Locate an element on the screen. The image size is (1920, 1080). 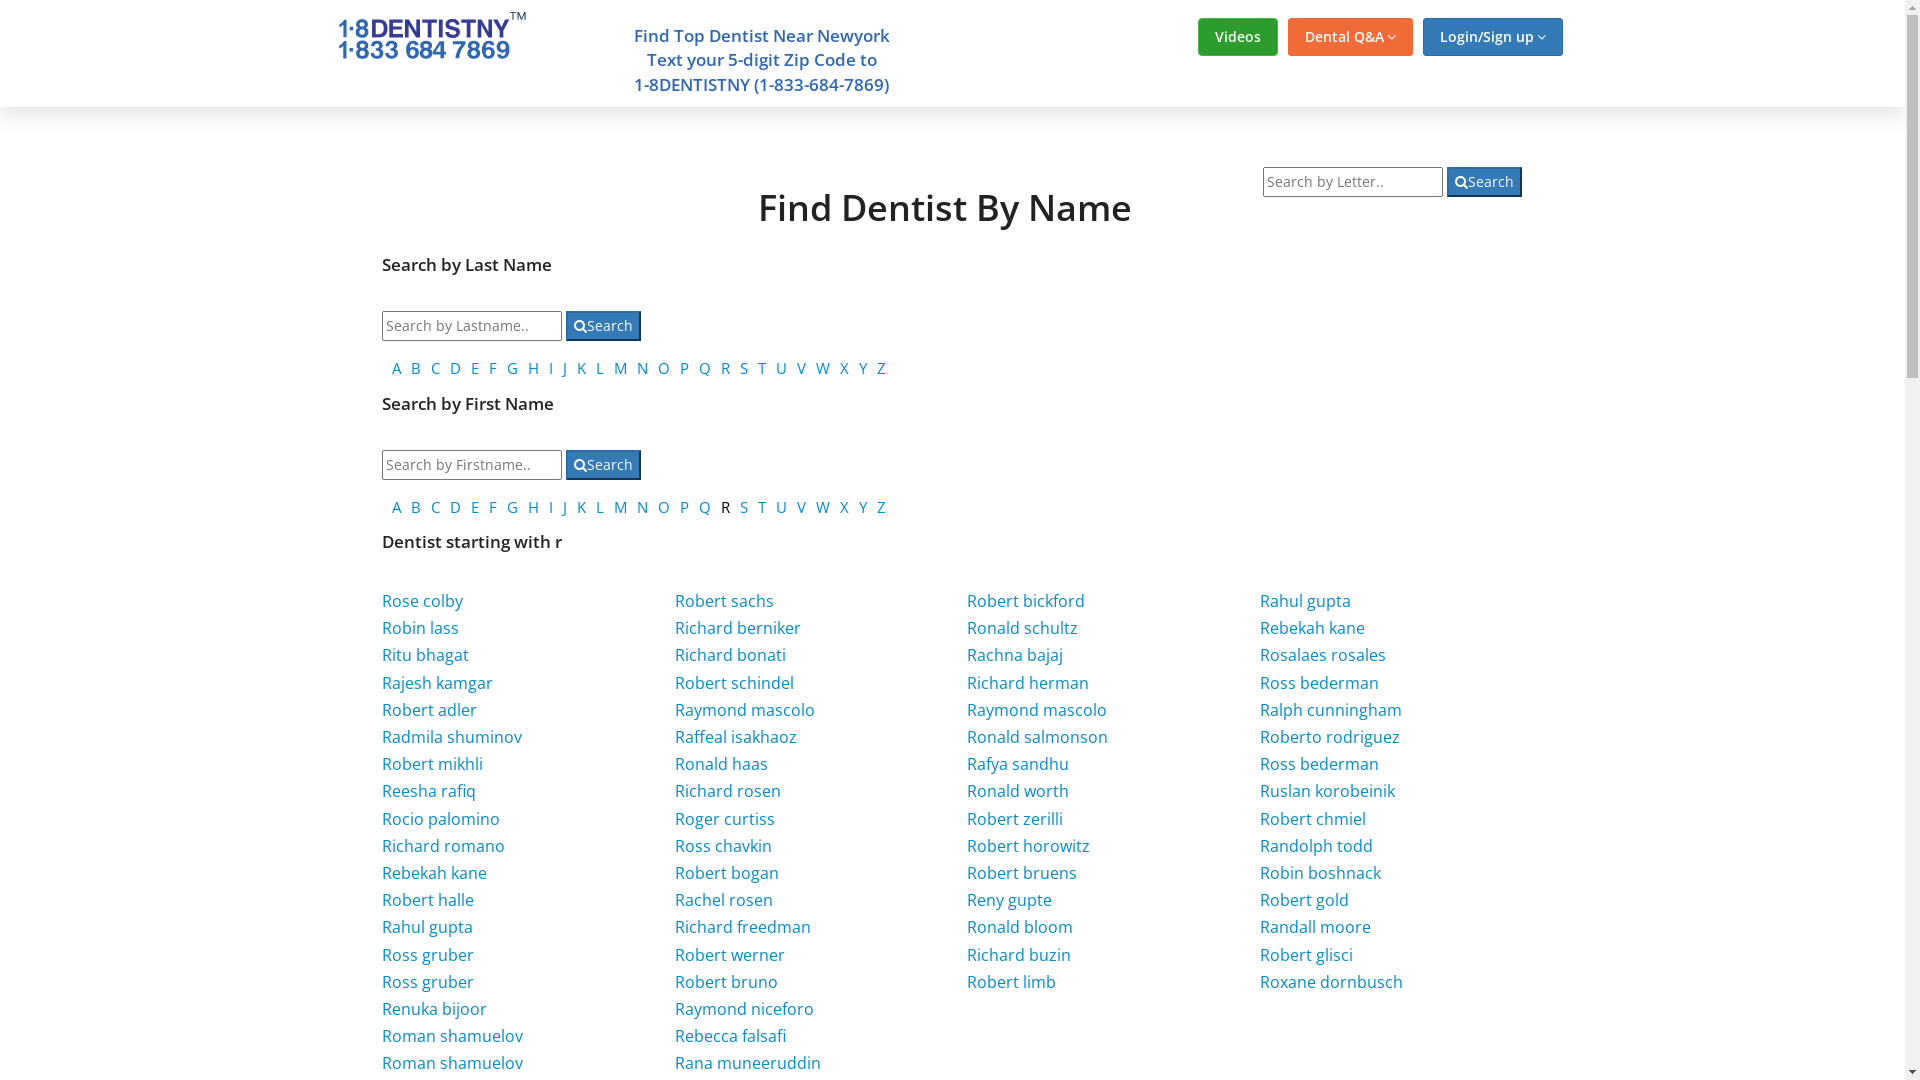
'Roxane dornbusch' is located at coordinates (1331, 981).